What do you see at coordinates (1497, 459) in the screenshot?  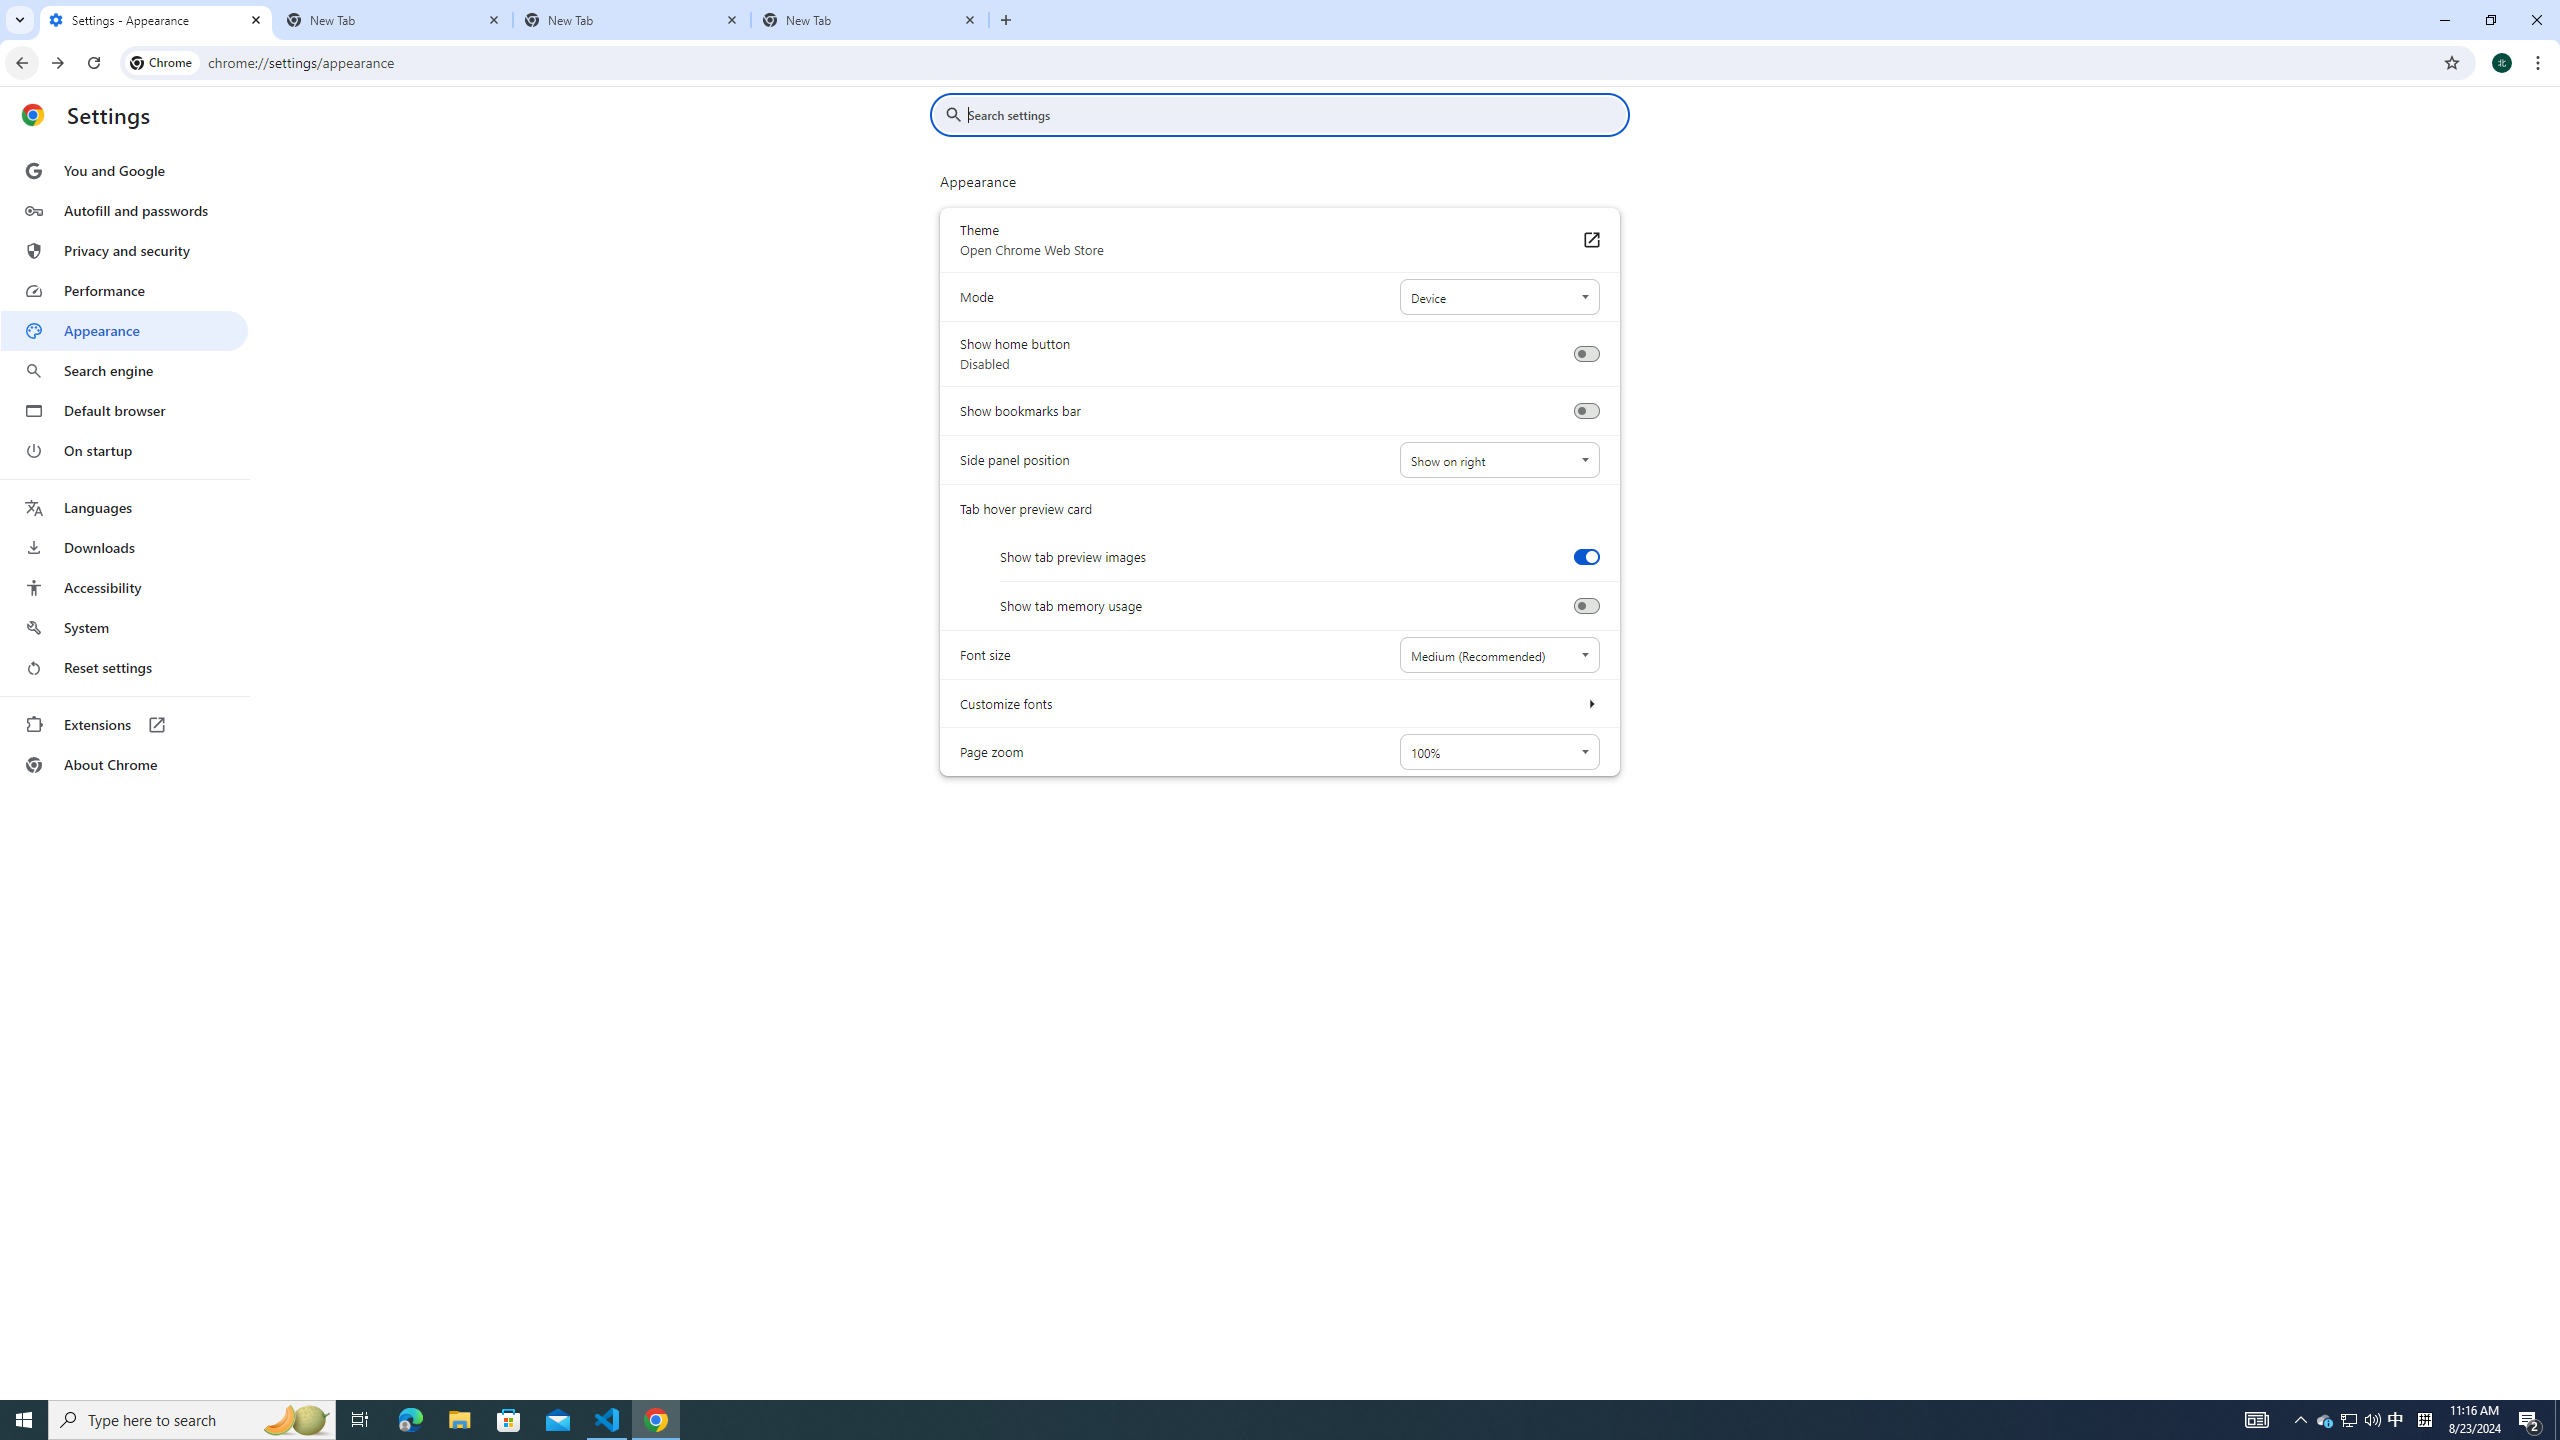 I see `'Side panel position'` at bounding box center [1497, 459].